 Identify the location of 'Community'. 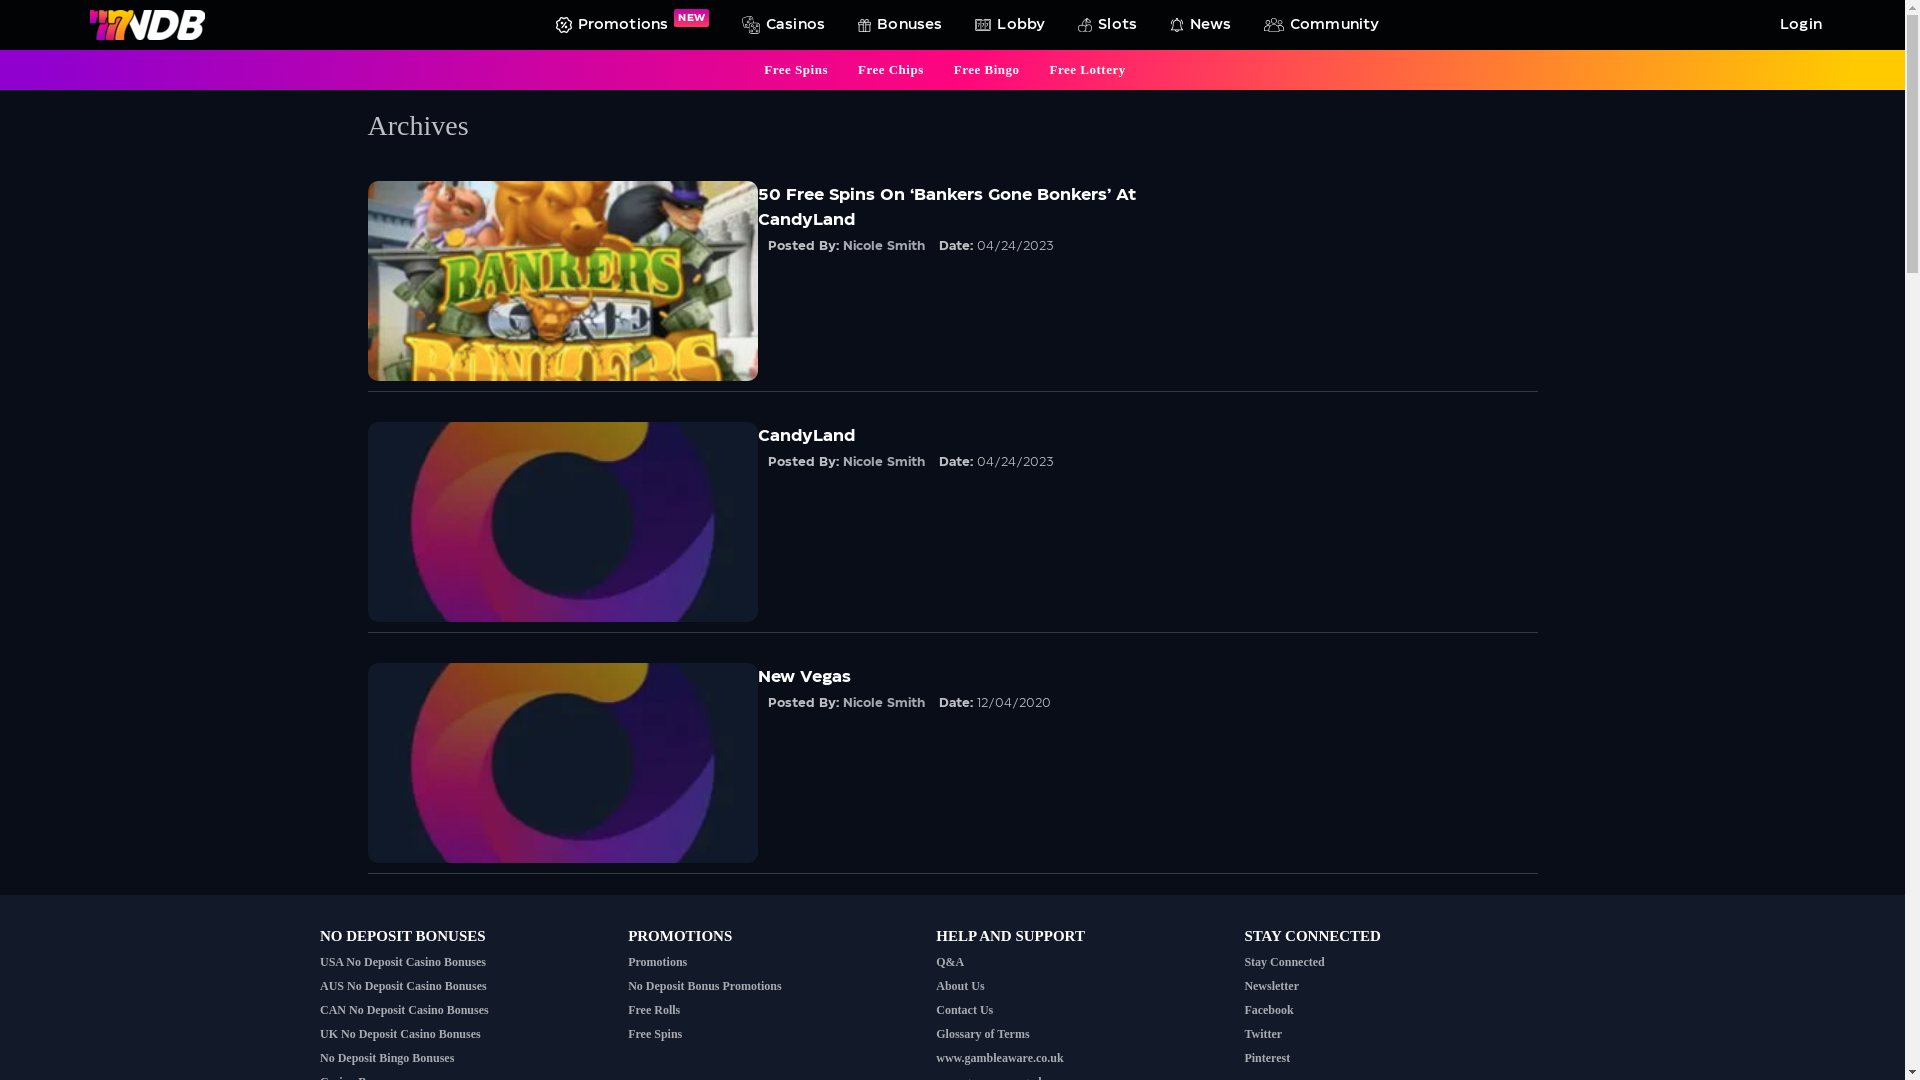
(1318, 24).